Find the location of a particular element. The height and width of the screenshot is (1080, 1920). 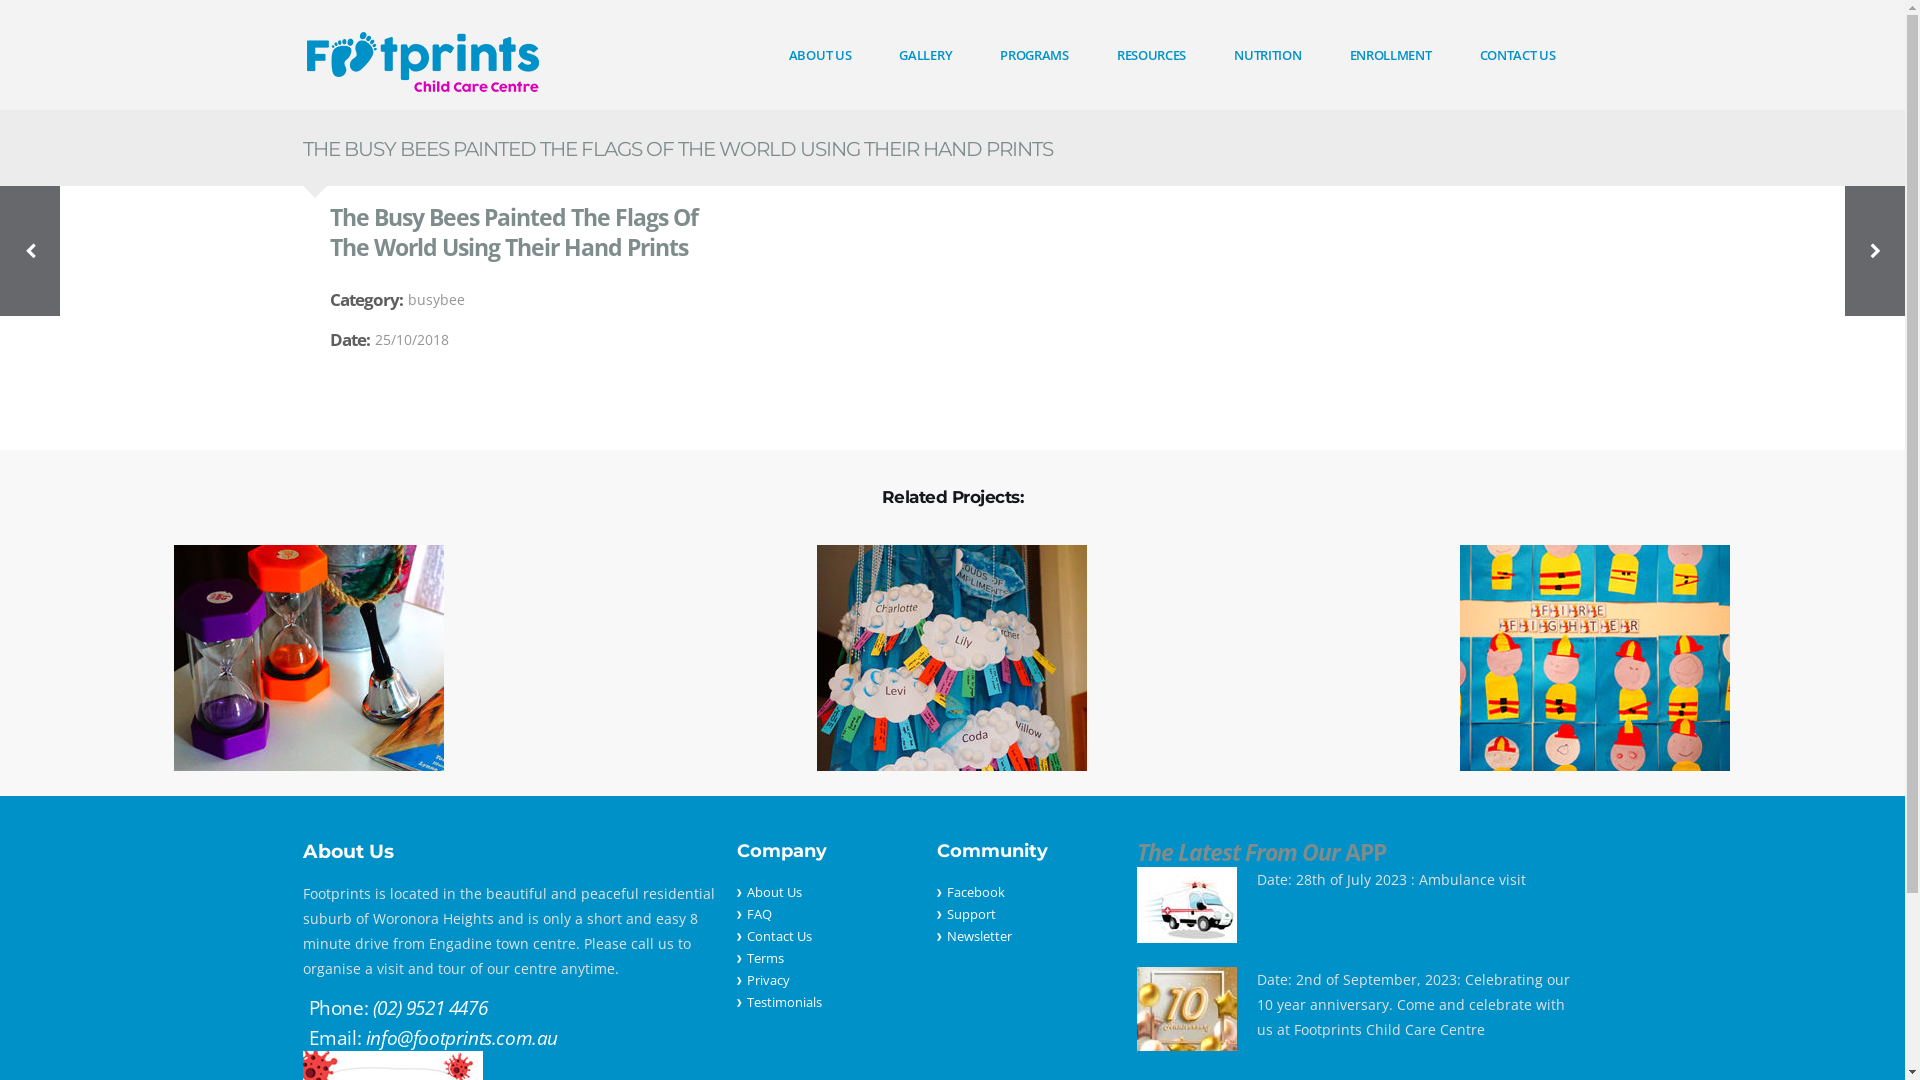

'Newsletter' is located at coordinates (944, 936).